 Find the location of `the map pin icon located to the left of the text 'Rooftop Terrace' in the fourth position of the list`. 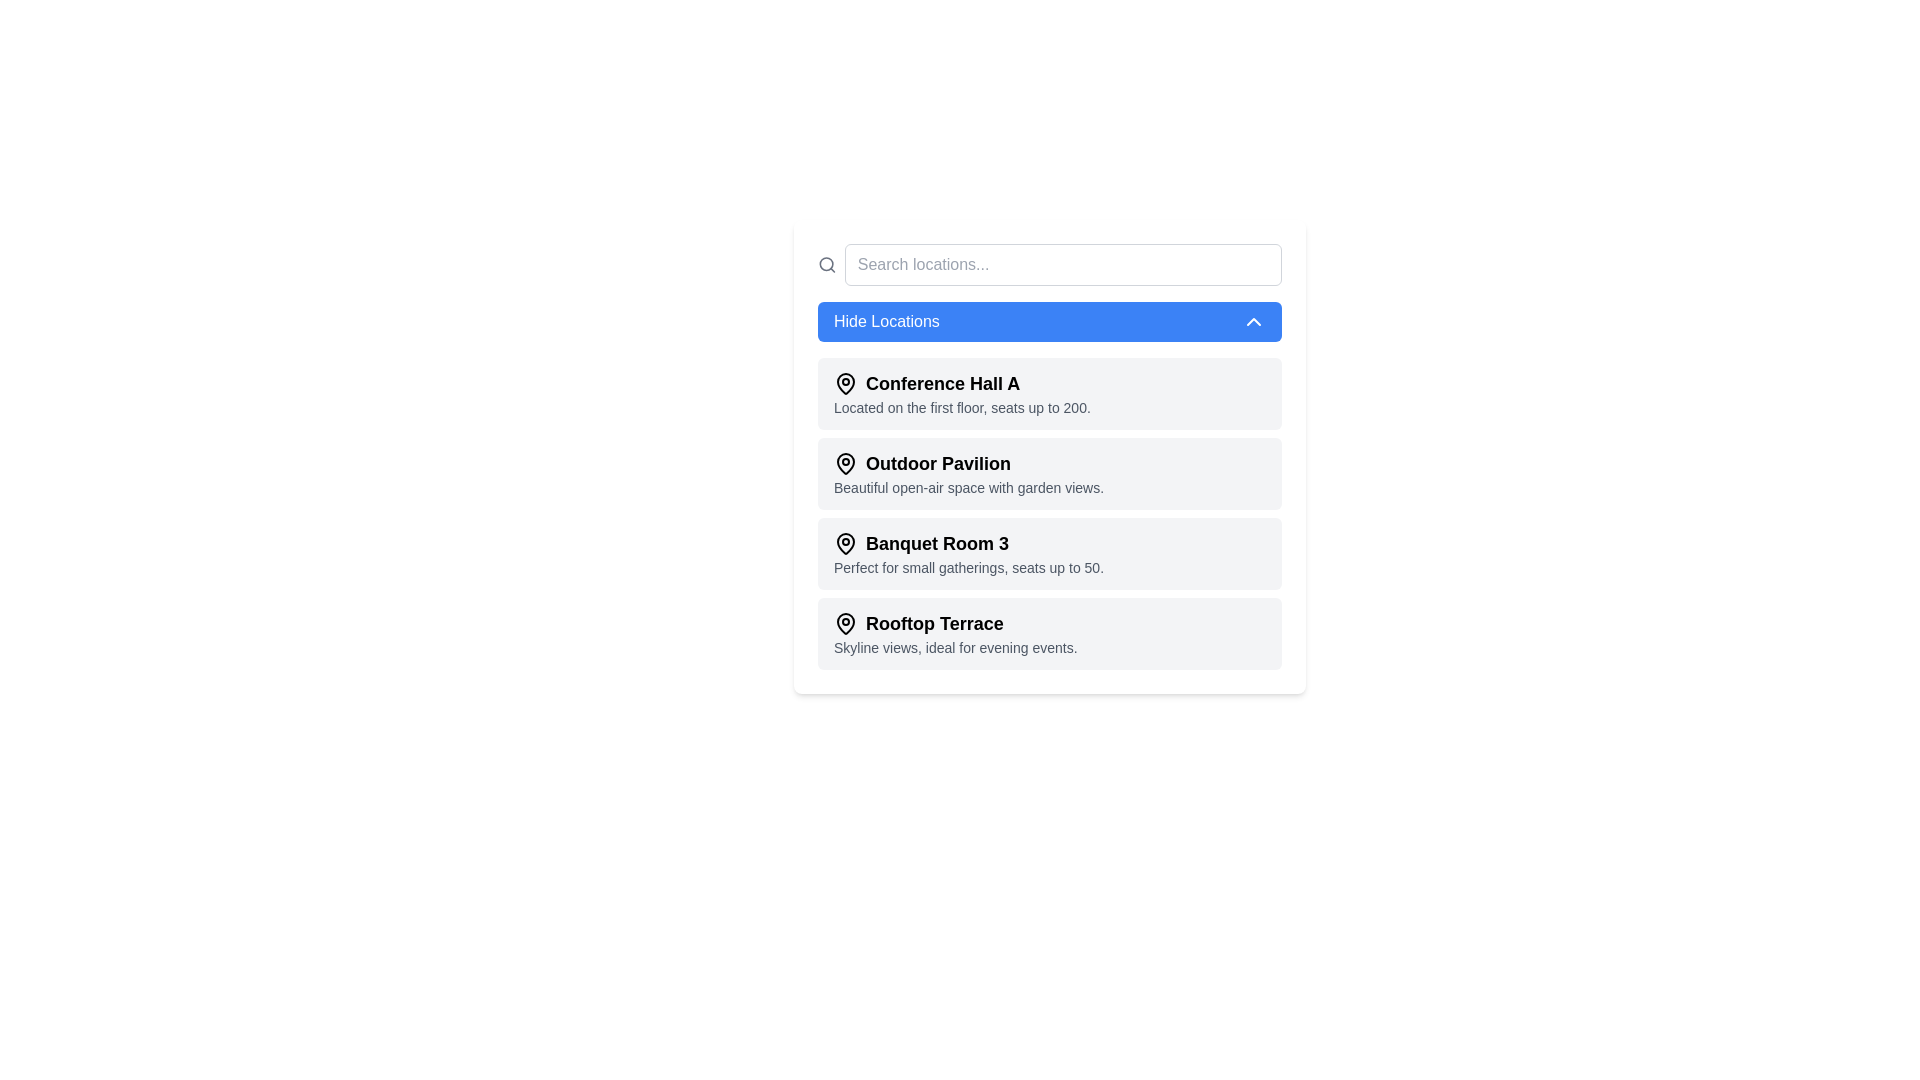

the map pin icon located to the left of the text 'Rooftop Terrace' in the fourth position of the list is located at coordinates (845, 623).